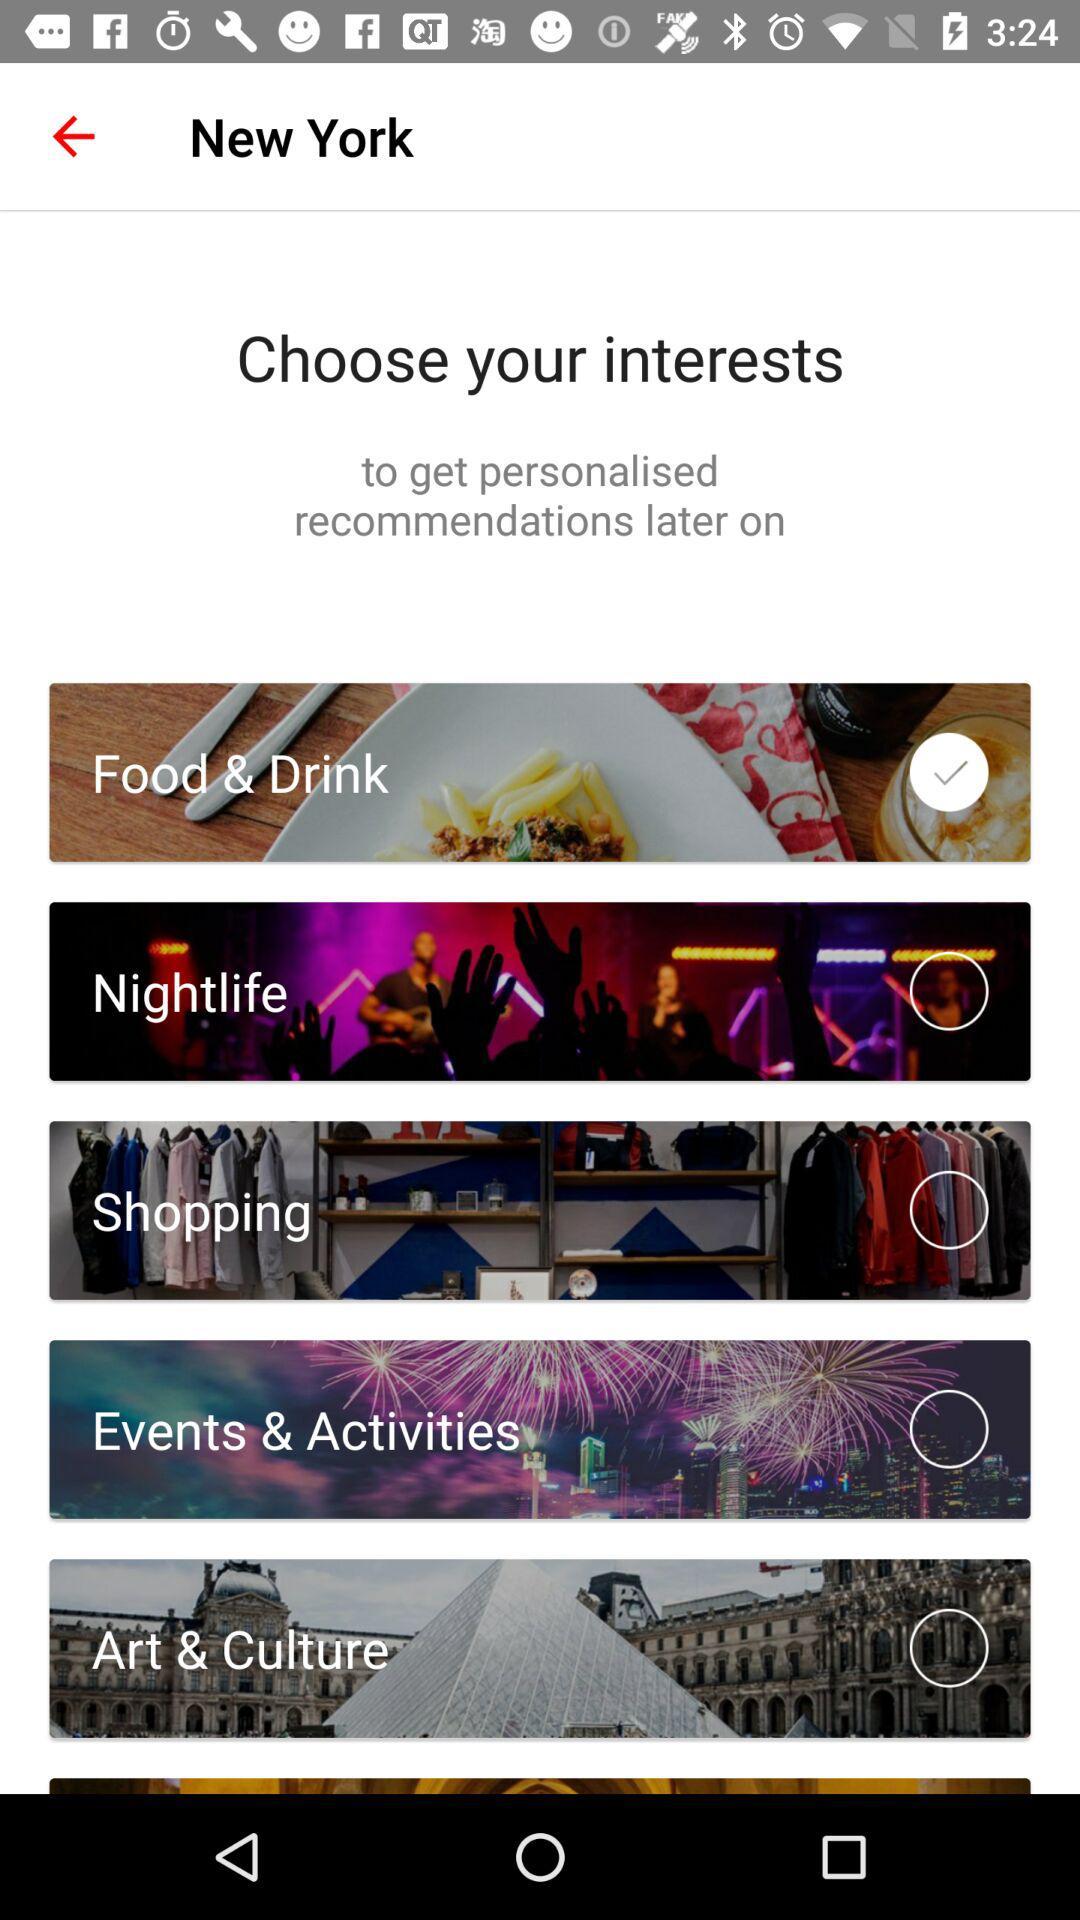 The width and height of the screenshot is (1080, 1920). I want to click on shopping icon, so click(180, 1209).